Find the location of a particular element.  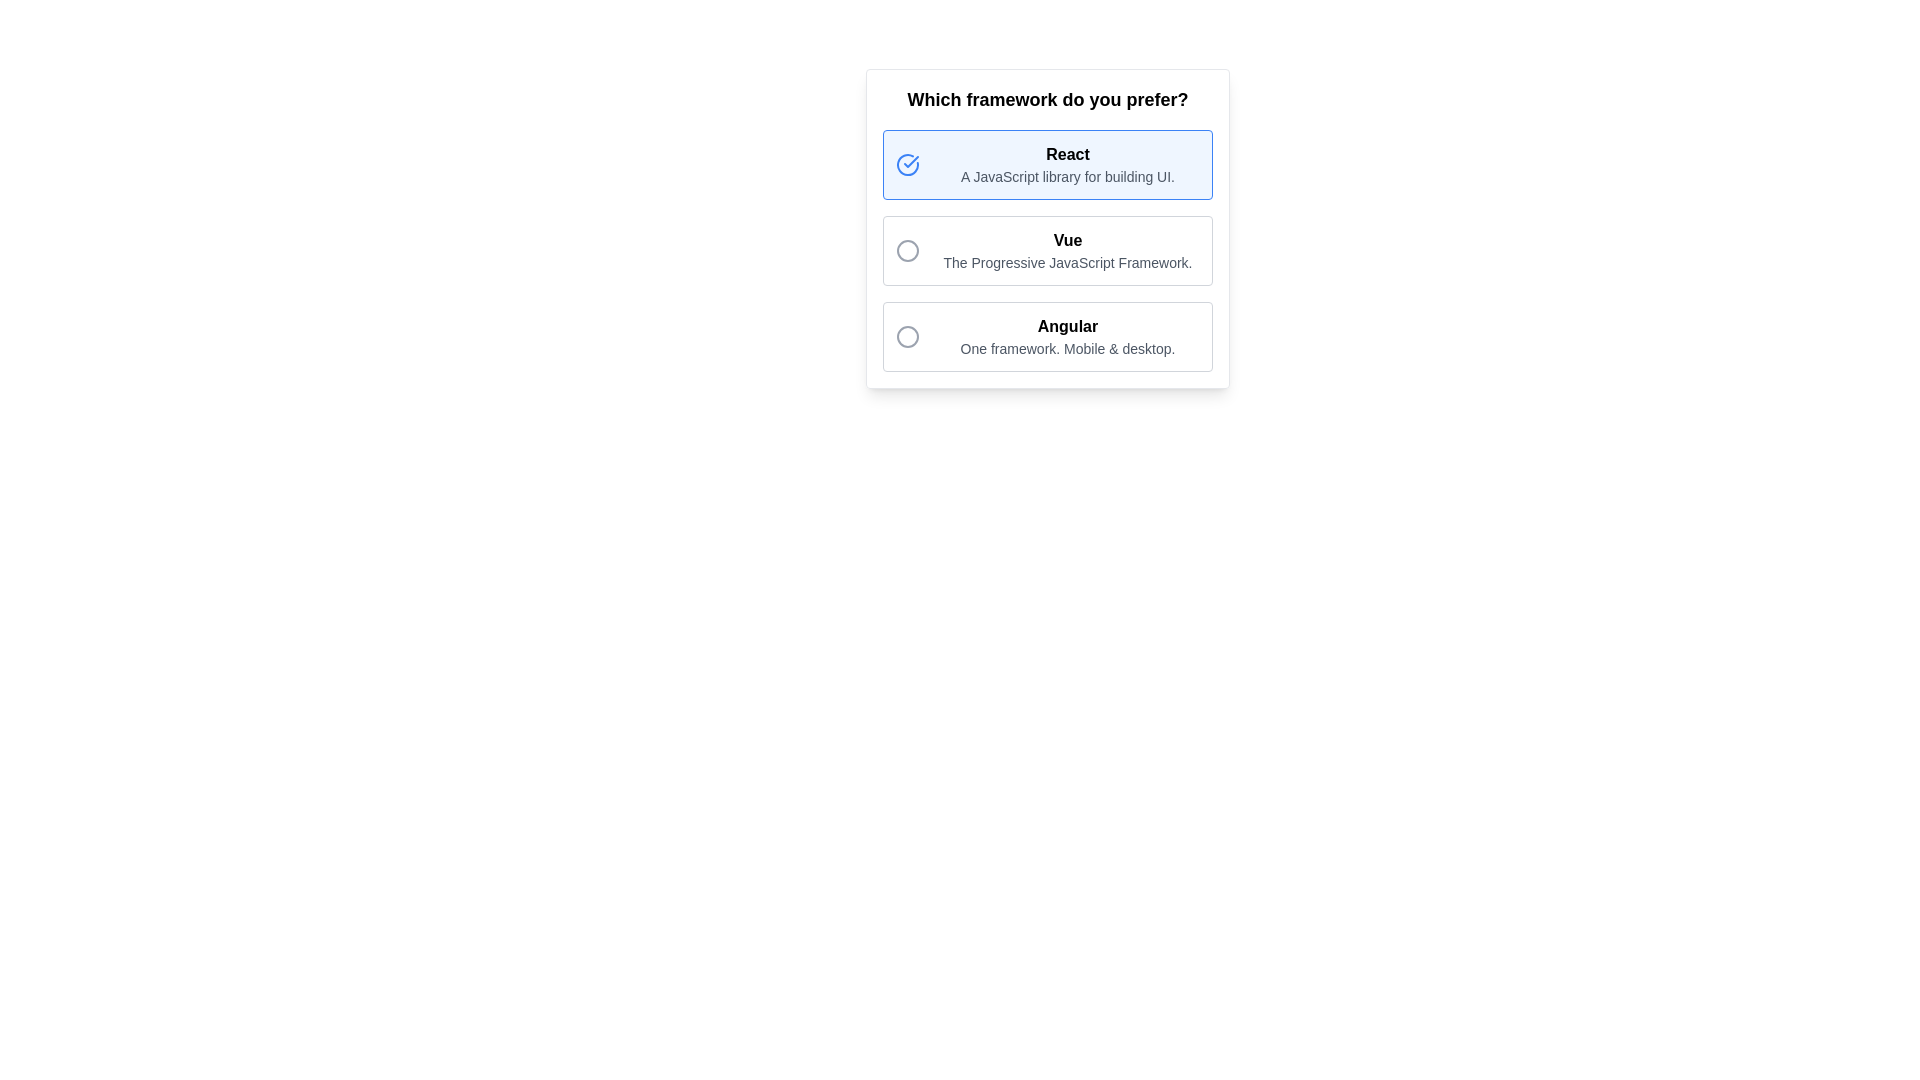

text label that describes the 'React' option located beneath the title text 'React' in the highlighted 'React' option card, centered horizontally and slightly inset from the card's edges is located at coordinates (1067, 176).